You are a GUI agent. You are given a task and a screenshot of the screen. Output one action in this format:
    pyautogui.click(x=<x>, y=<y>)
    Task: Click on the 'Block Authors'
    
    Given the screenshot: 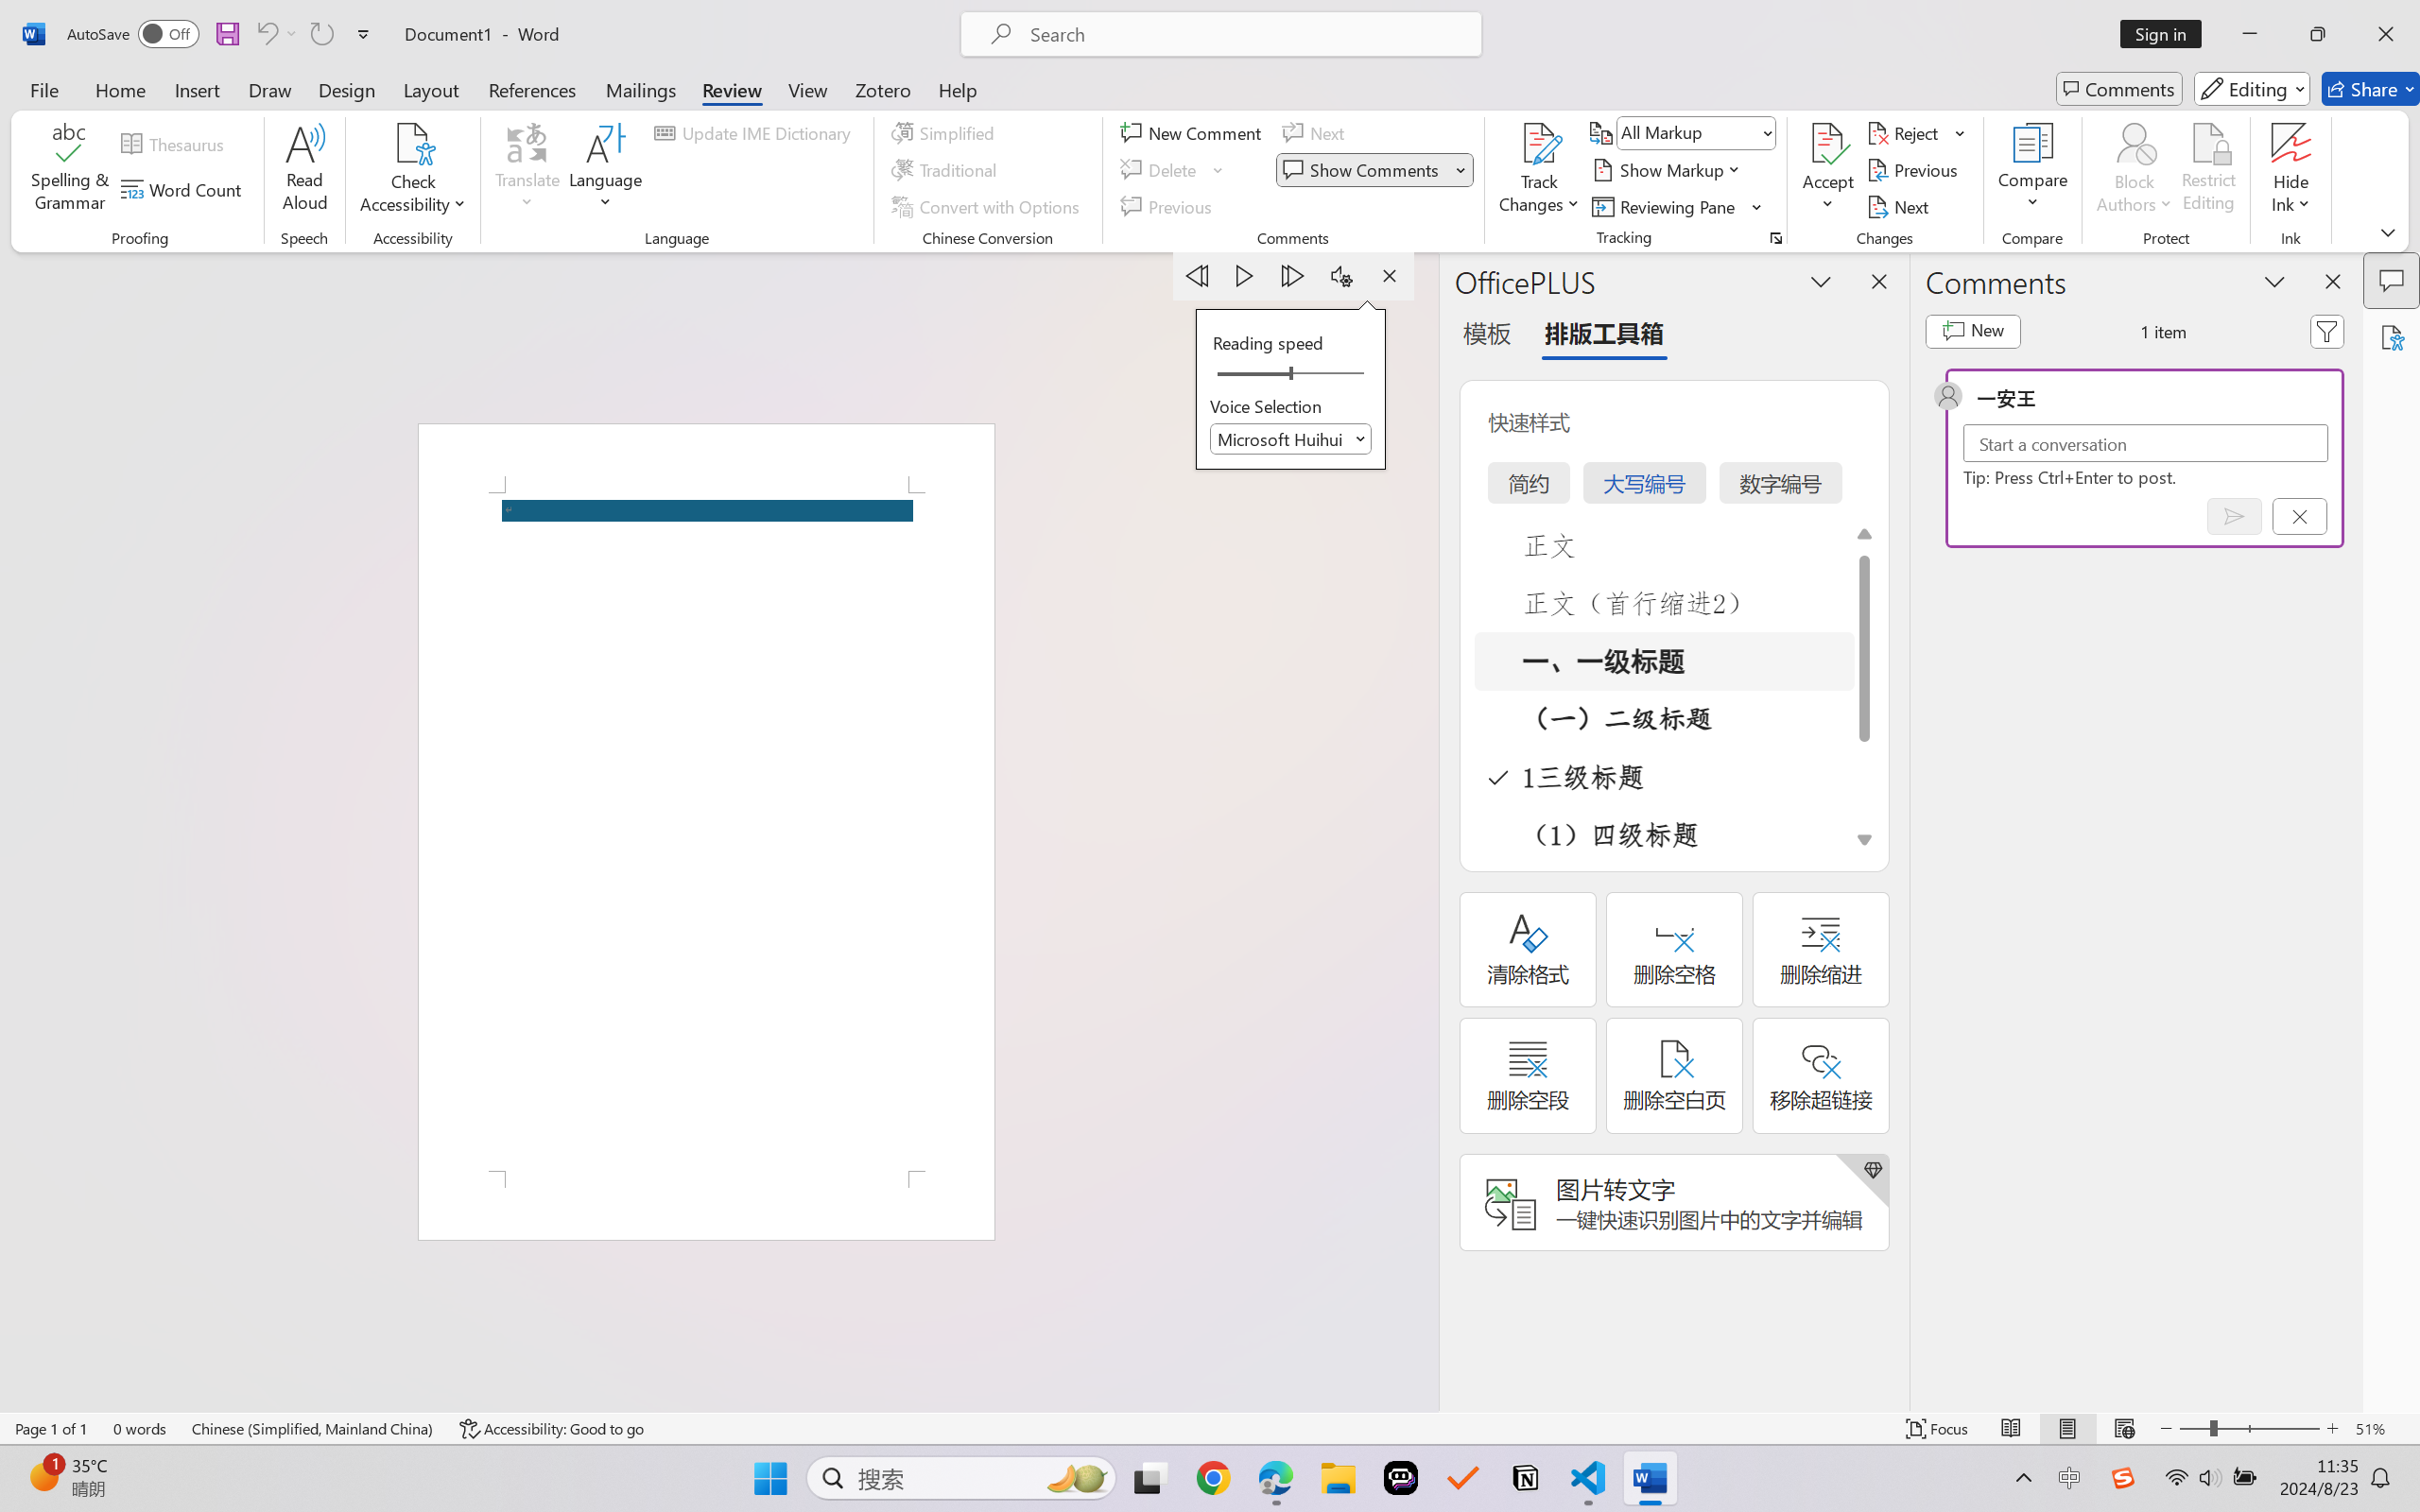 What is the action you would take?
    pyautogui.click(x=2133, y=170)
    